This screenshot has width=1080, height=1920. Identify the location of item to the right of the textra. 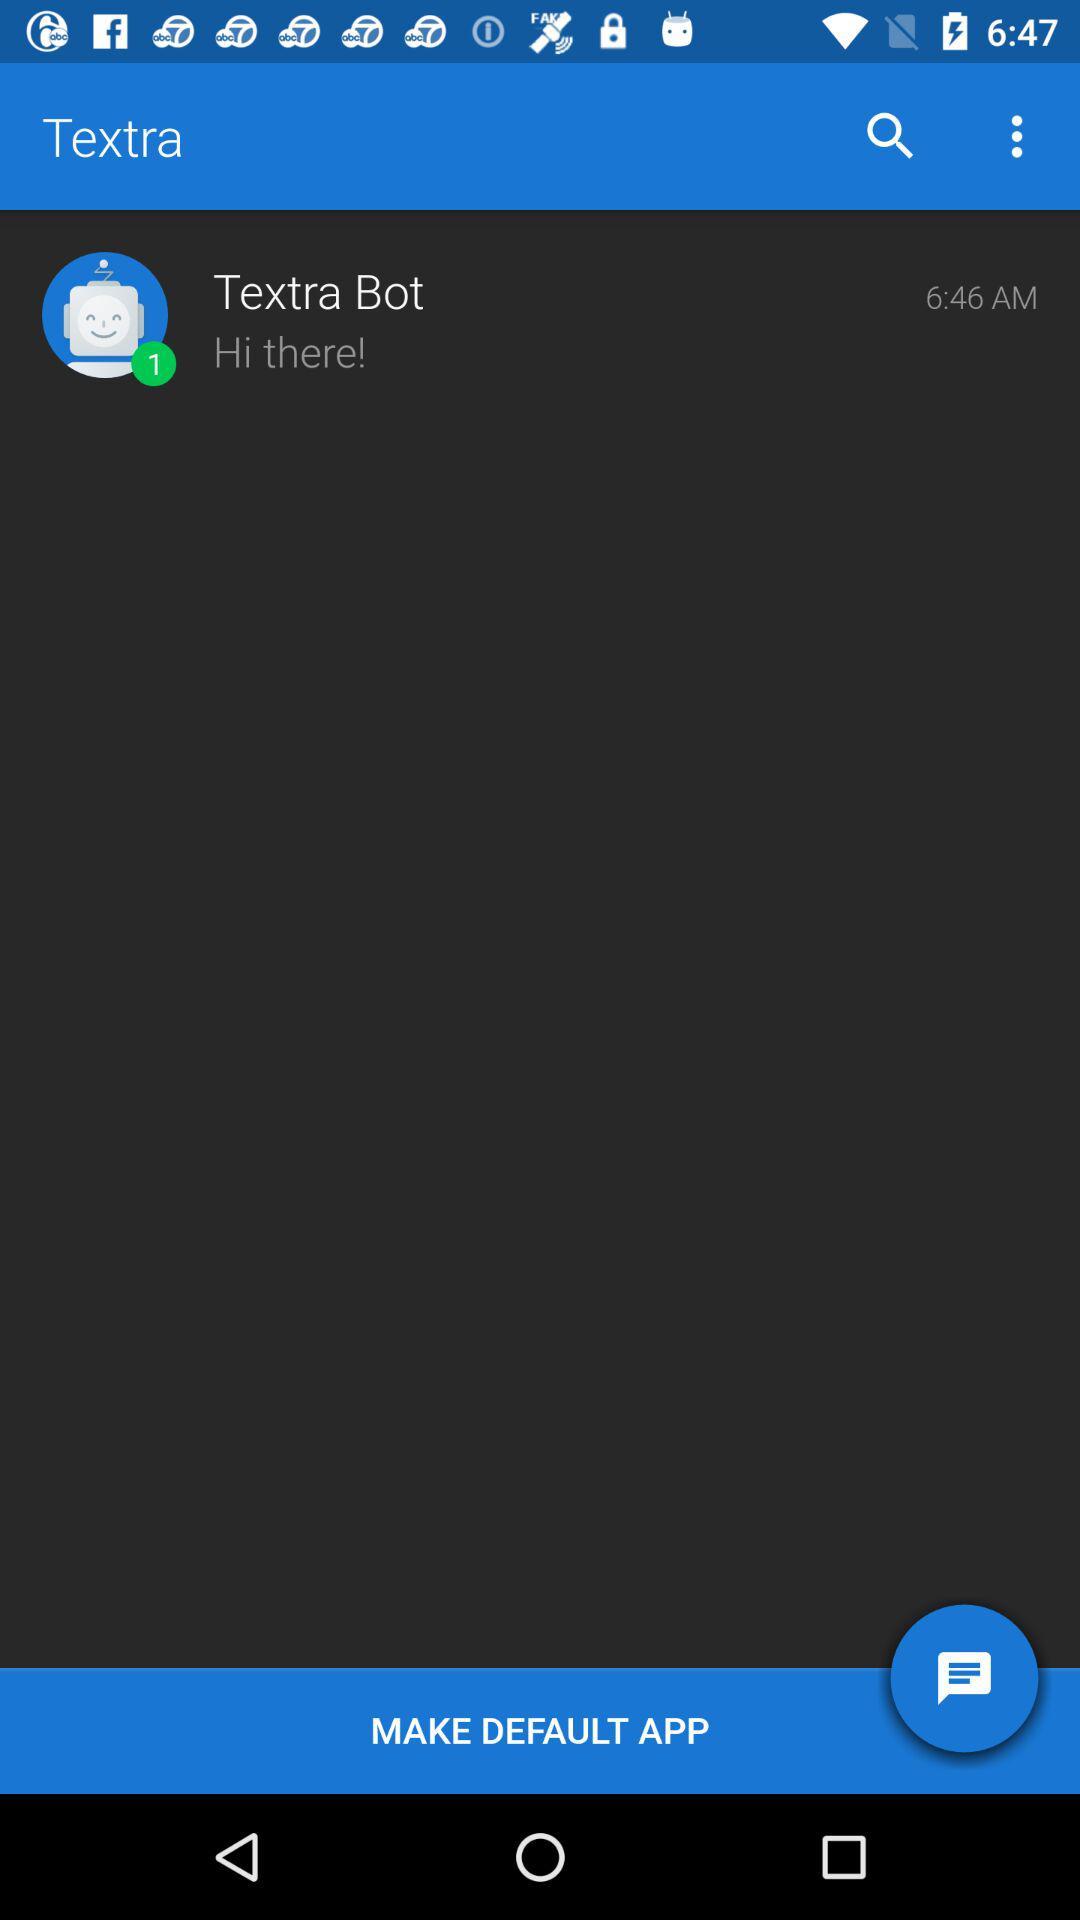
(890, 135).